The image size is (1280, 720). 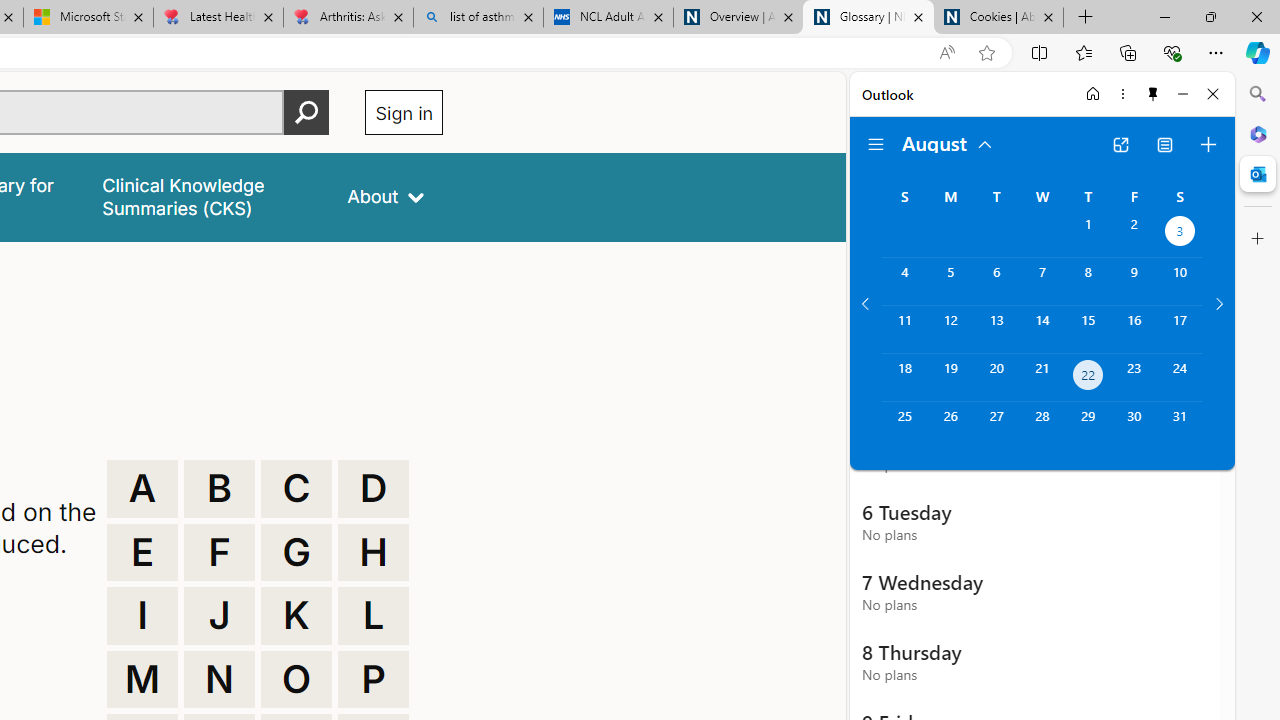 What do you see at coordinates (141, 552) in the screenshot?
I see `'E'` at bounding box center [141, 552].